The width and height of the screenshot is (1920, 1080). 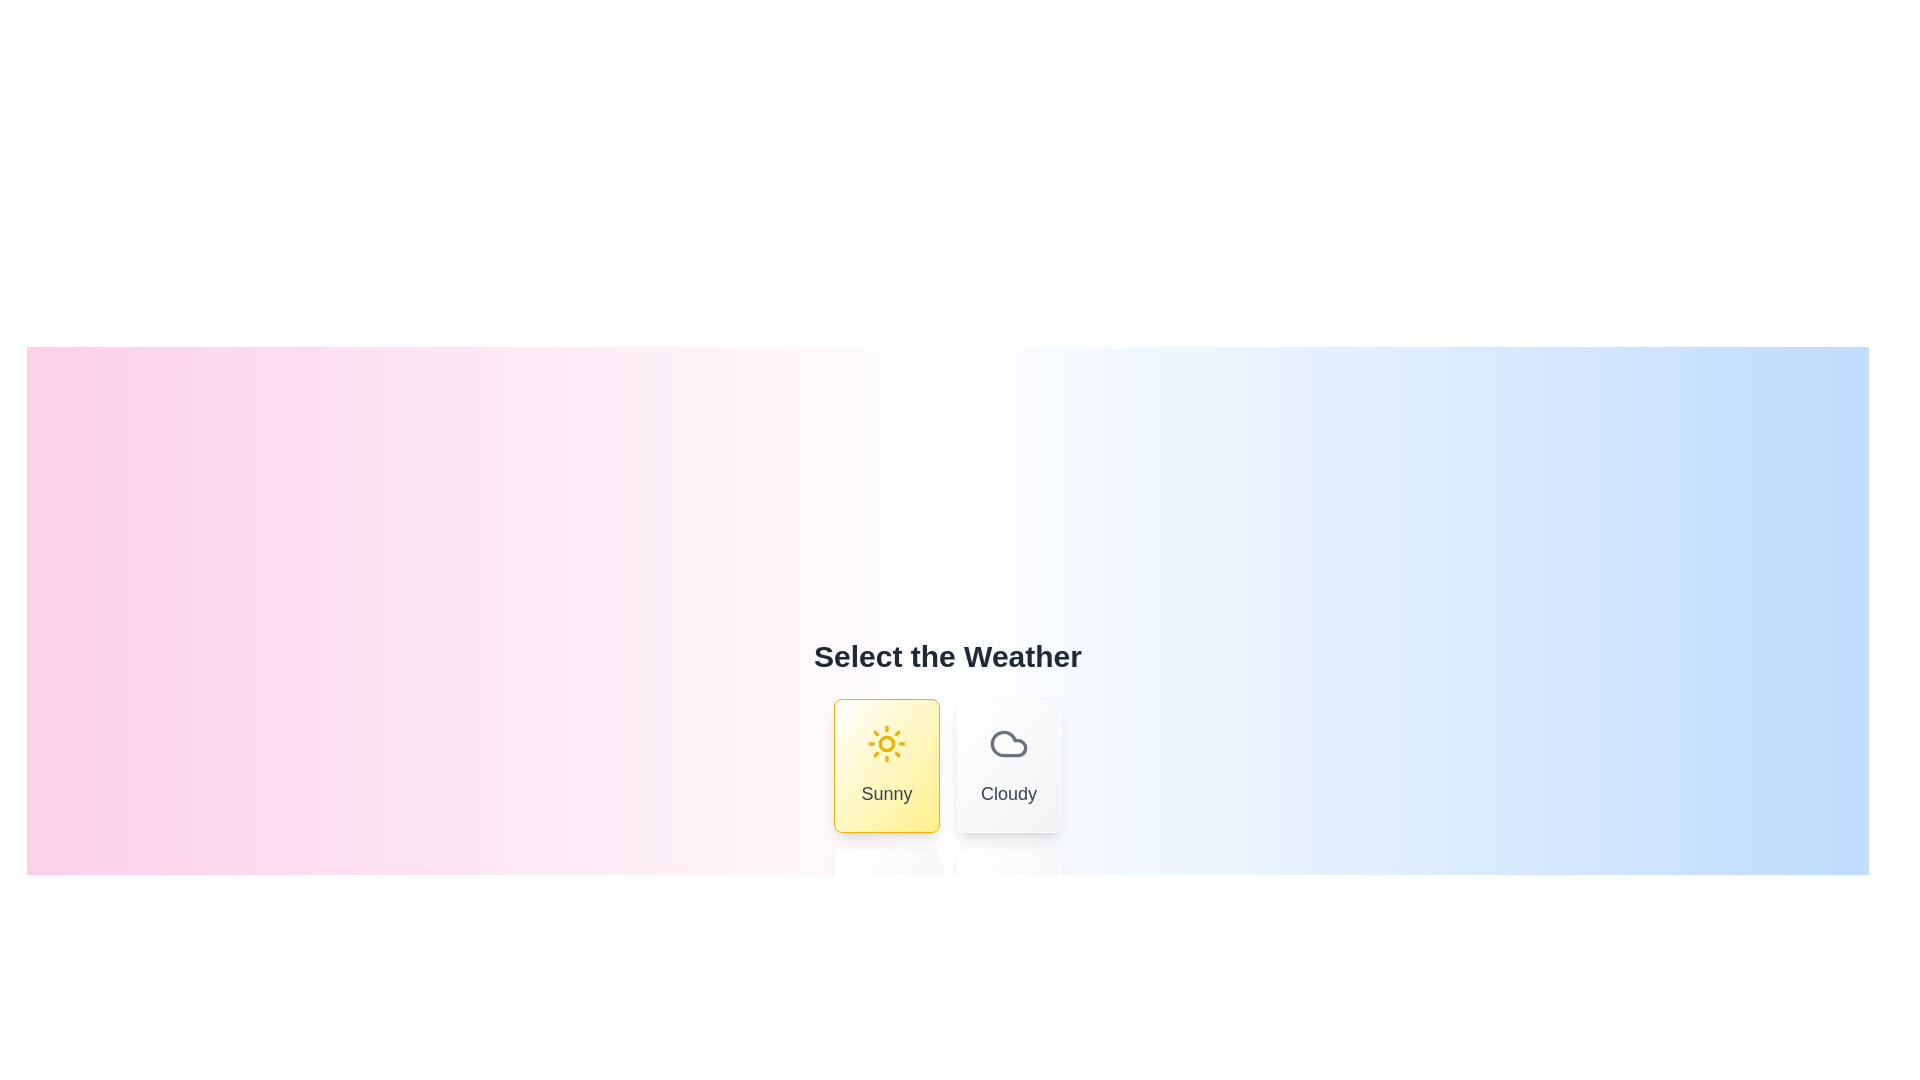 What do you see at coordinates (886, 765) in the screenshot?
I see `the 'Sunny' weather condition card button, which is a rectangular card with a gradient background, a yellow sun icon at the top, and the label 'Sunny' in gray font` at bounding box center [886, 765].